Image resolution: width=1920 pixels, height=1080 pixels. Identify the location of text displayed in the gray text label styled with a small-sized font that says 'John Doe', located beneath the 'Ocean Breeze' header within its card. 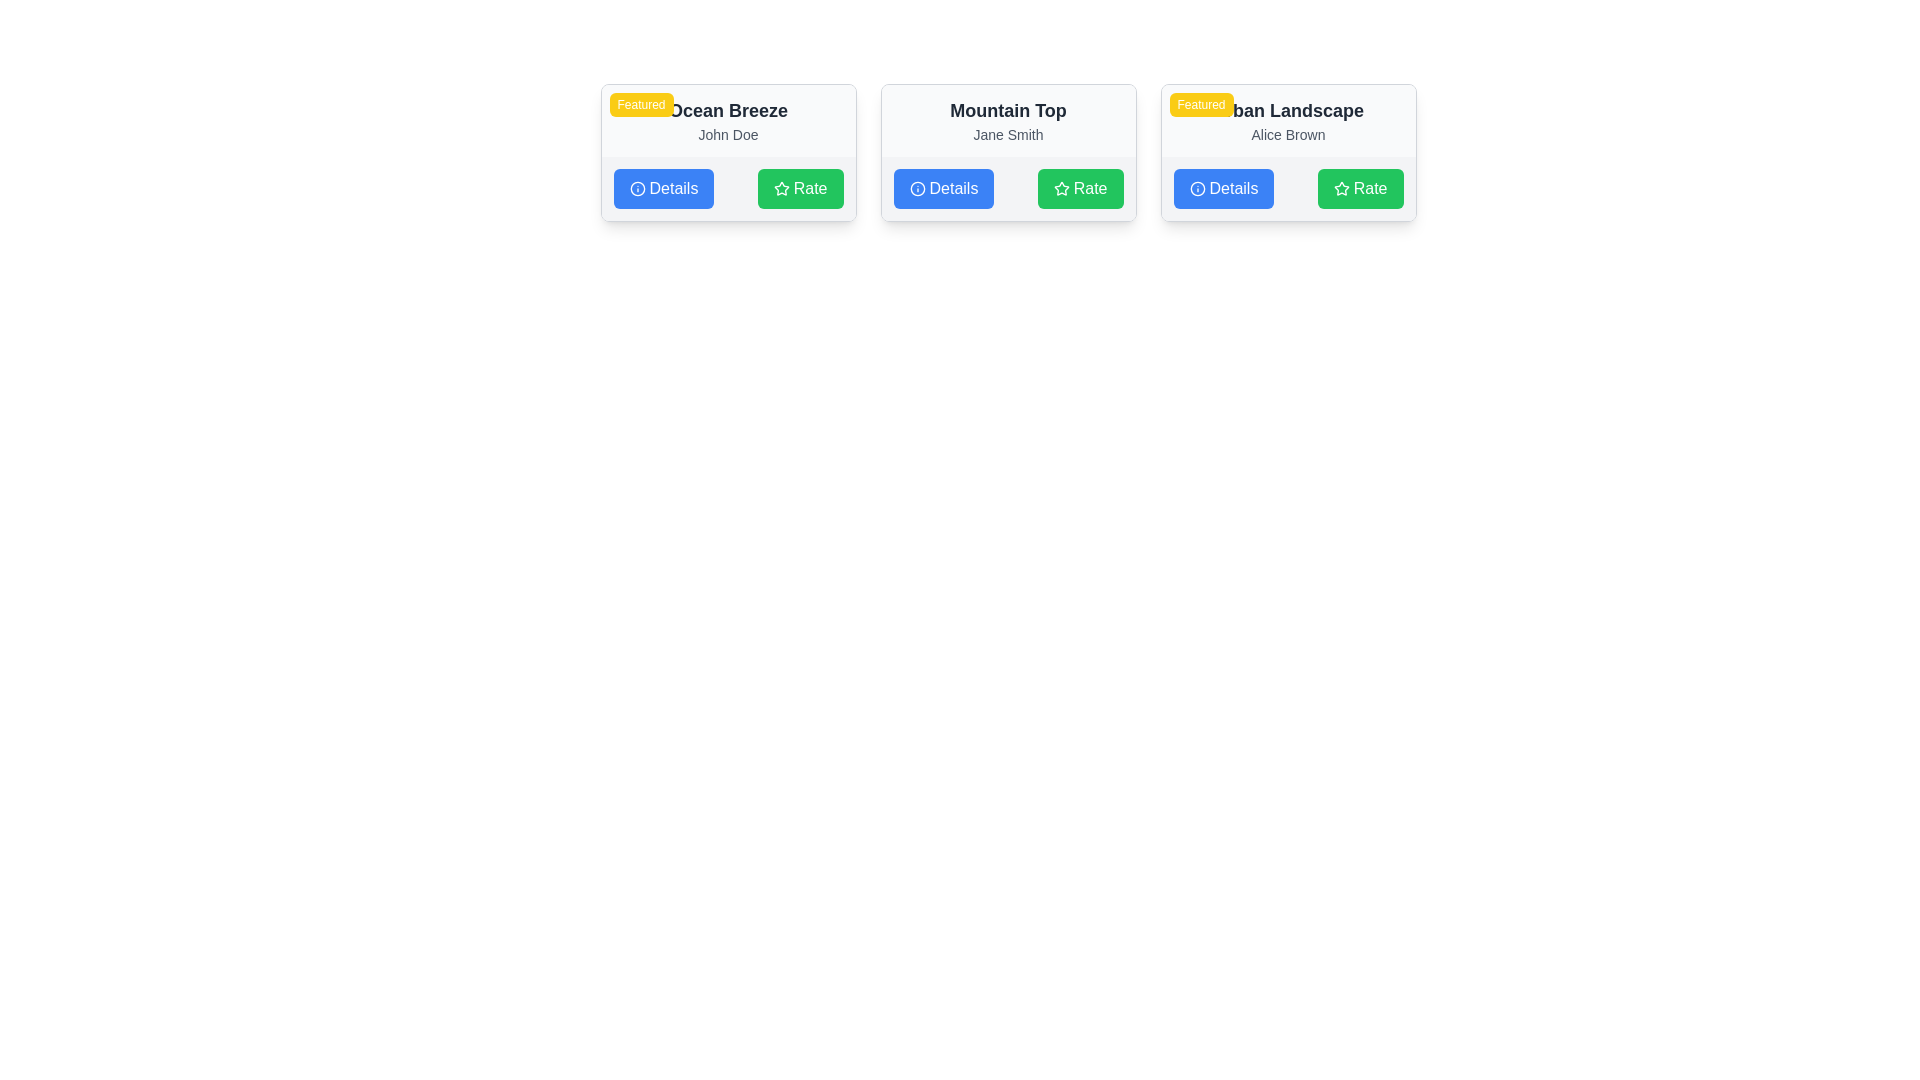
(727, 135).